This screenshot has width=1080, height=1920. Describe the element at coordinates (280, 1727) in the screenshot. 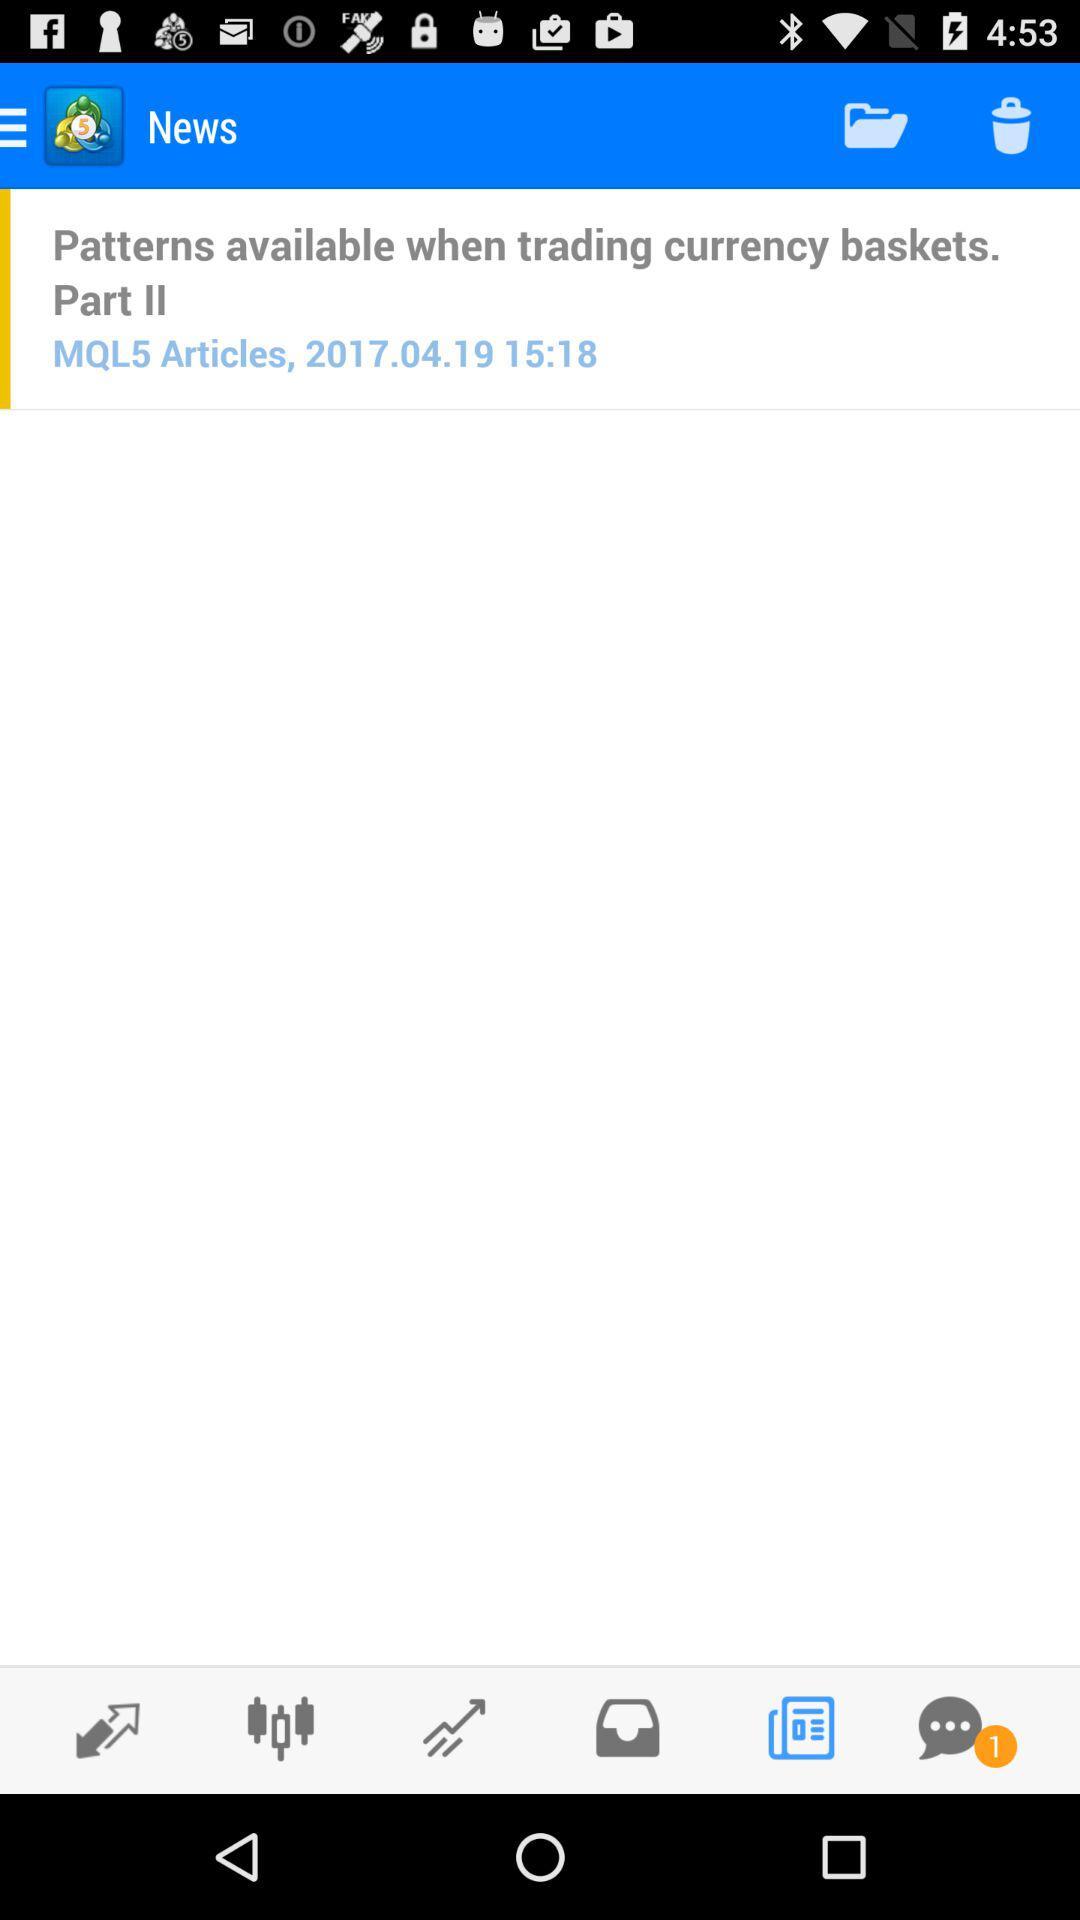

I see `options` at that location.